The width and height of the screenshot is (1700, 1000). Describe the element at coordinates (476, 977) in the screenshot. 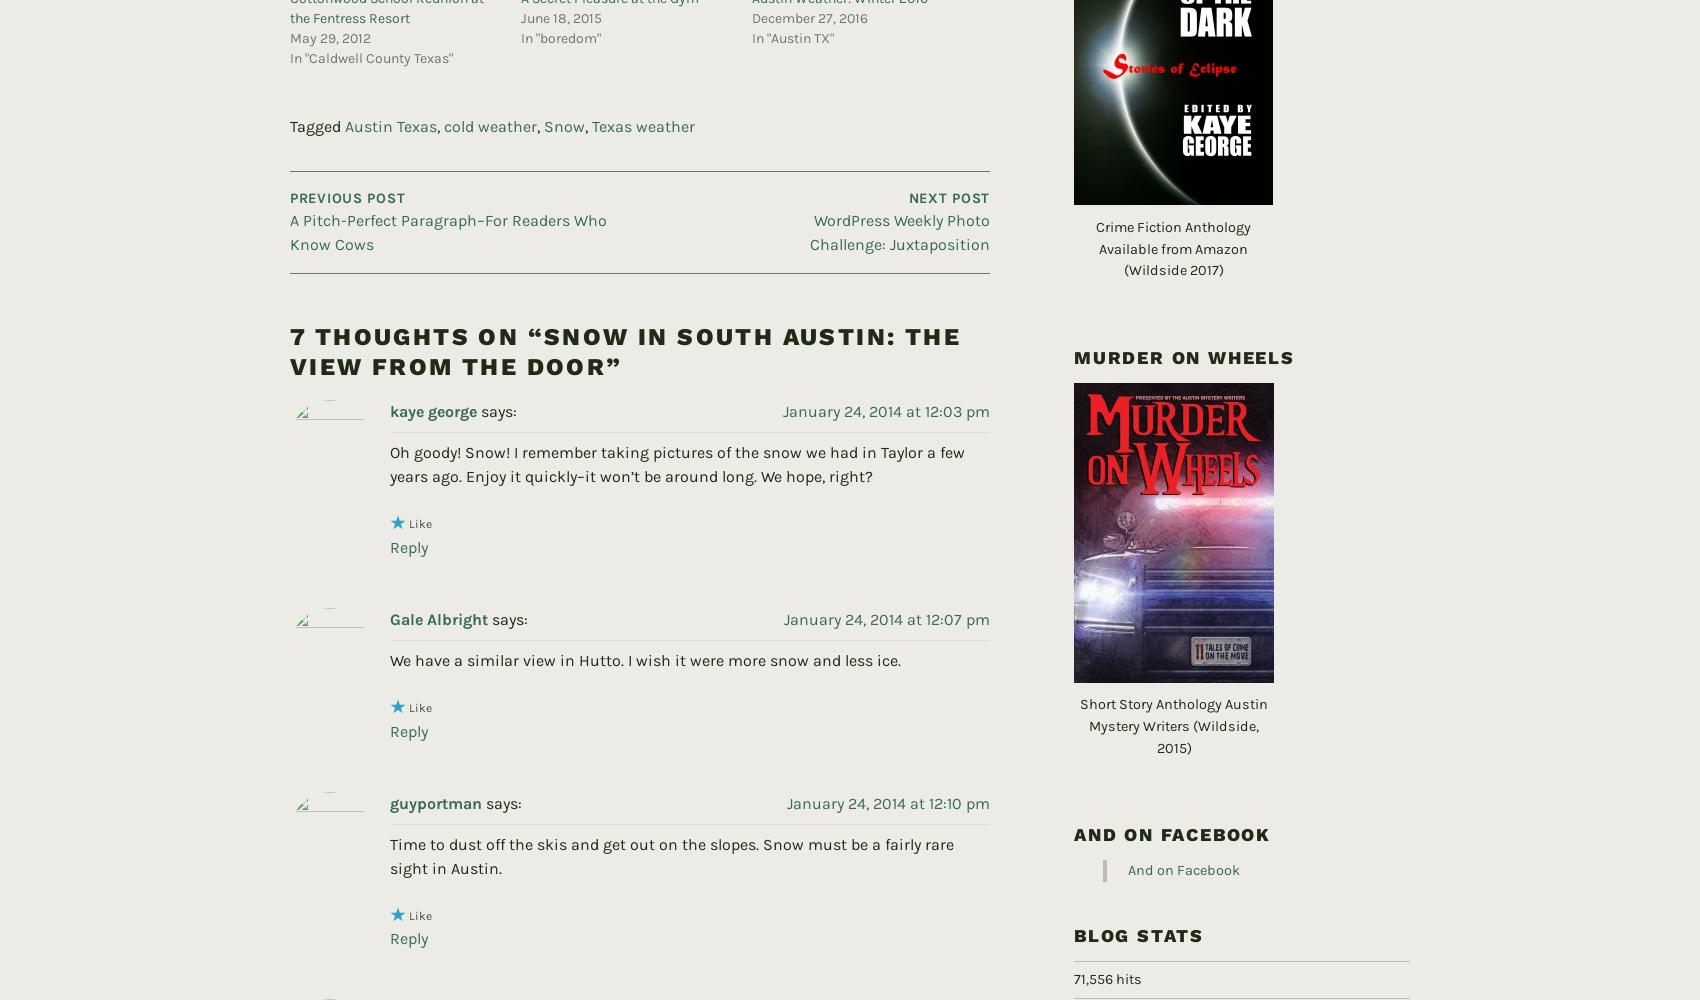

I see `'Marilyn Hudson Tucker'` at that location.